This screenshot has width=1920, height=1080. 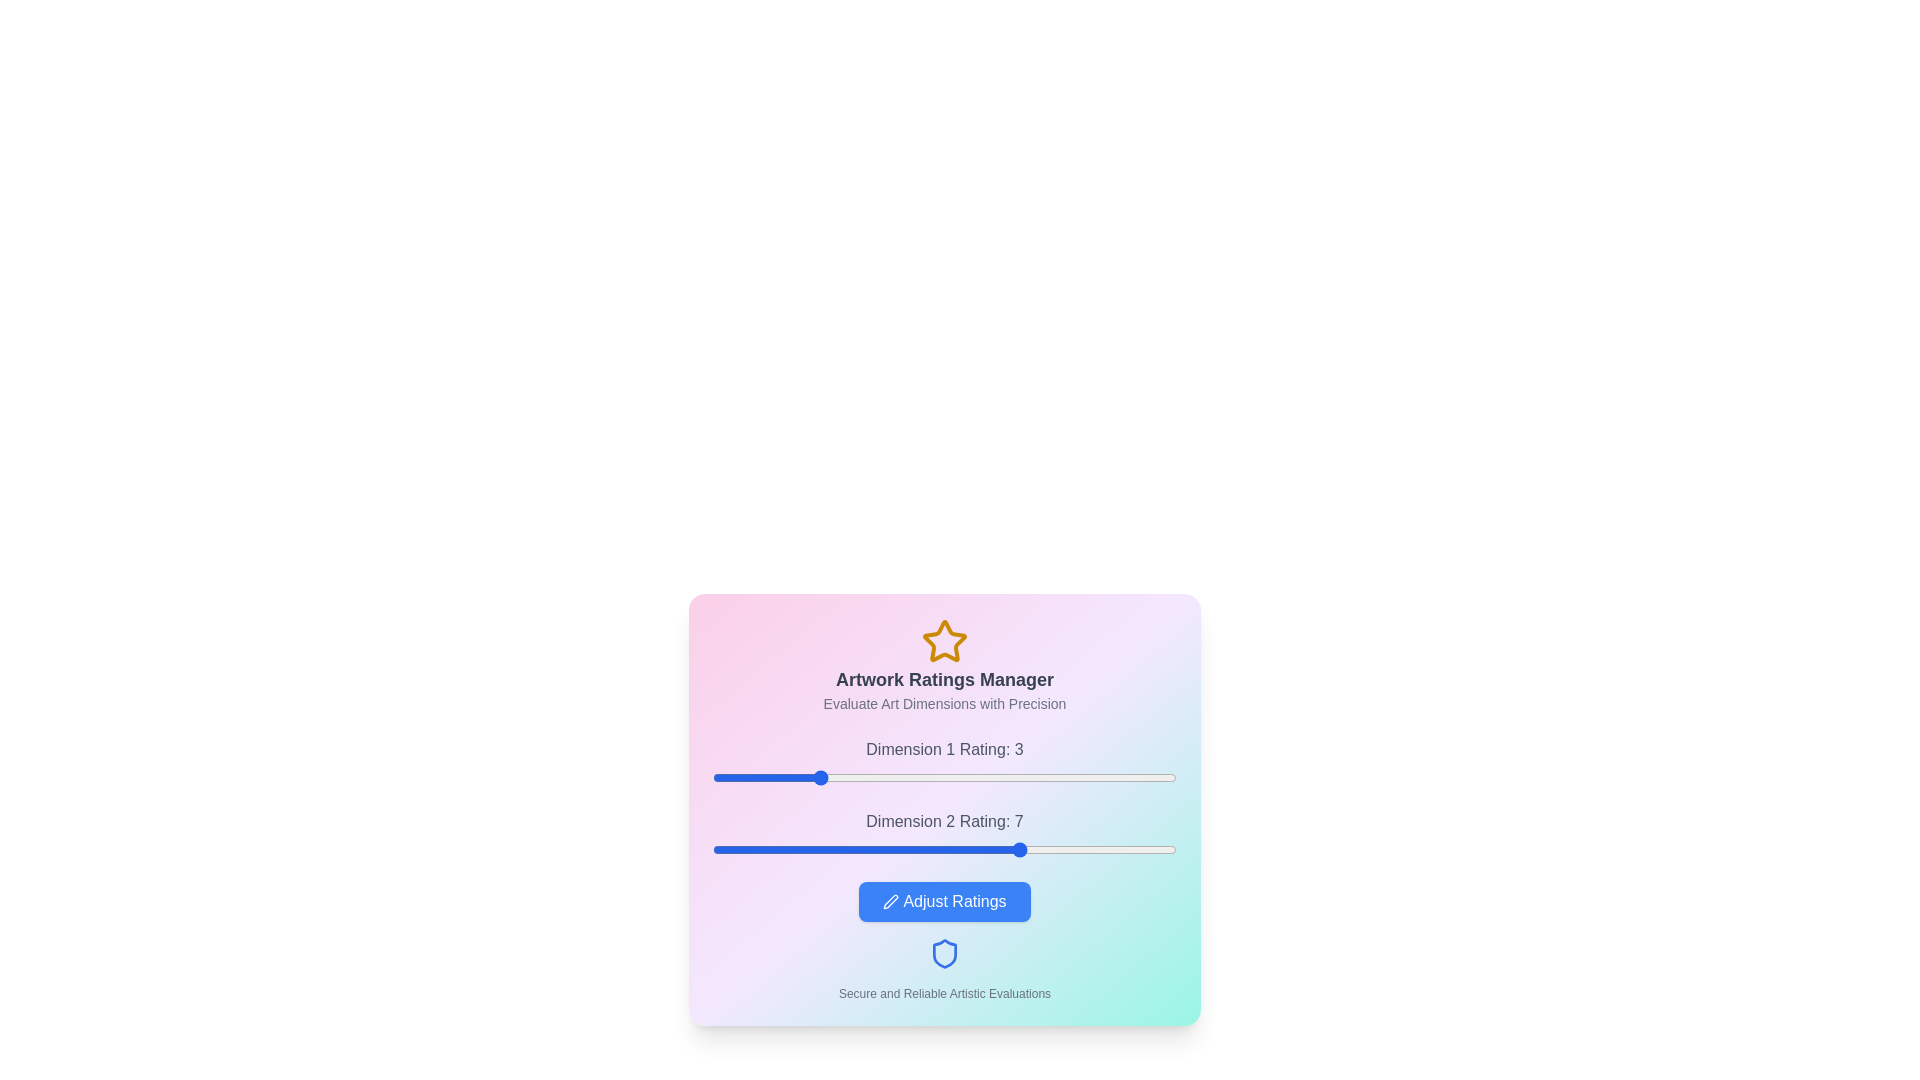 What do you see at coordinates (918, 777) in the screenshot?
I see `the first dimension rating to 5 by moving the slider` at bounding box center [918, 777].